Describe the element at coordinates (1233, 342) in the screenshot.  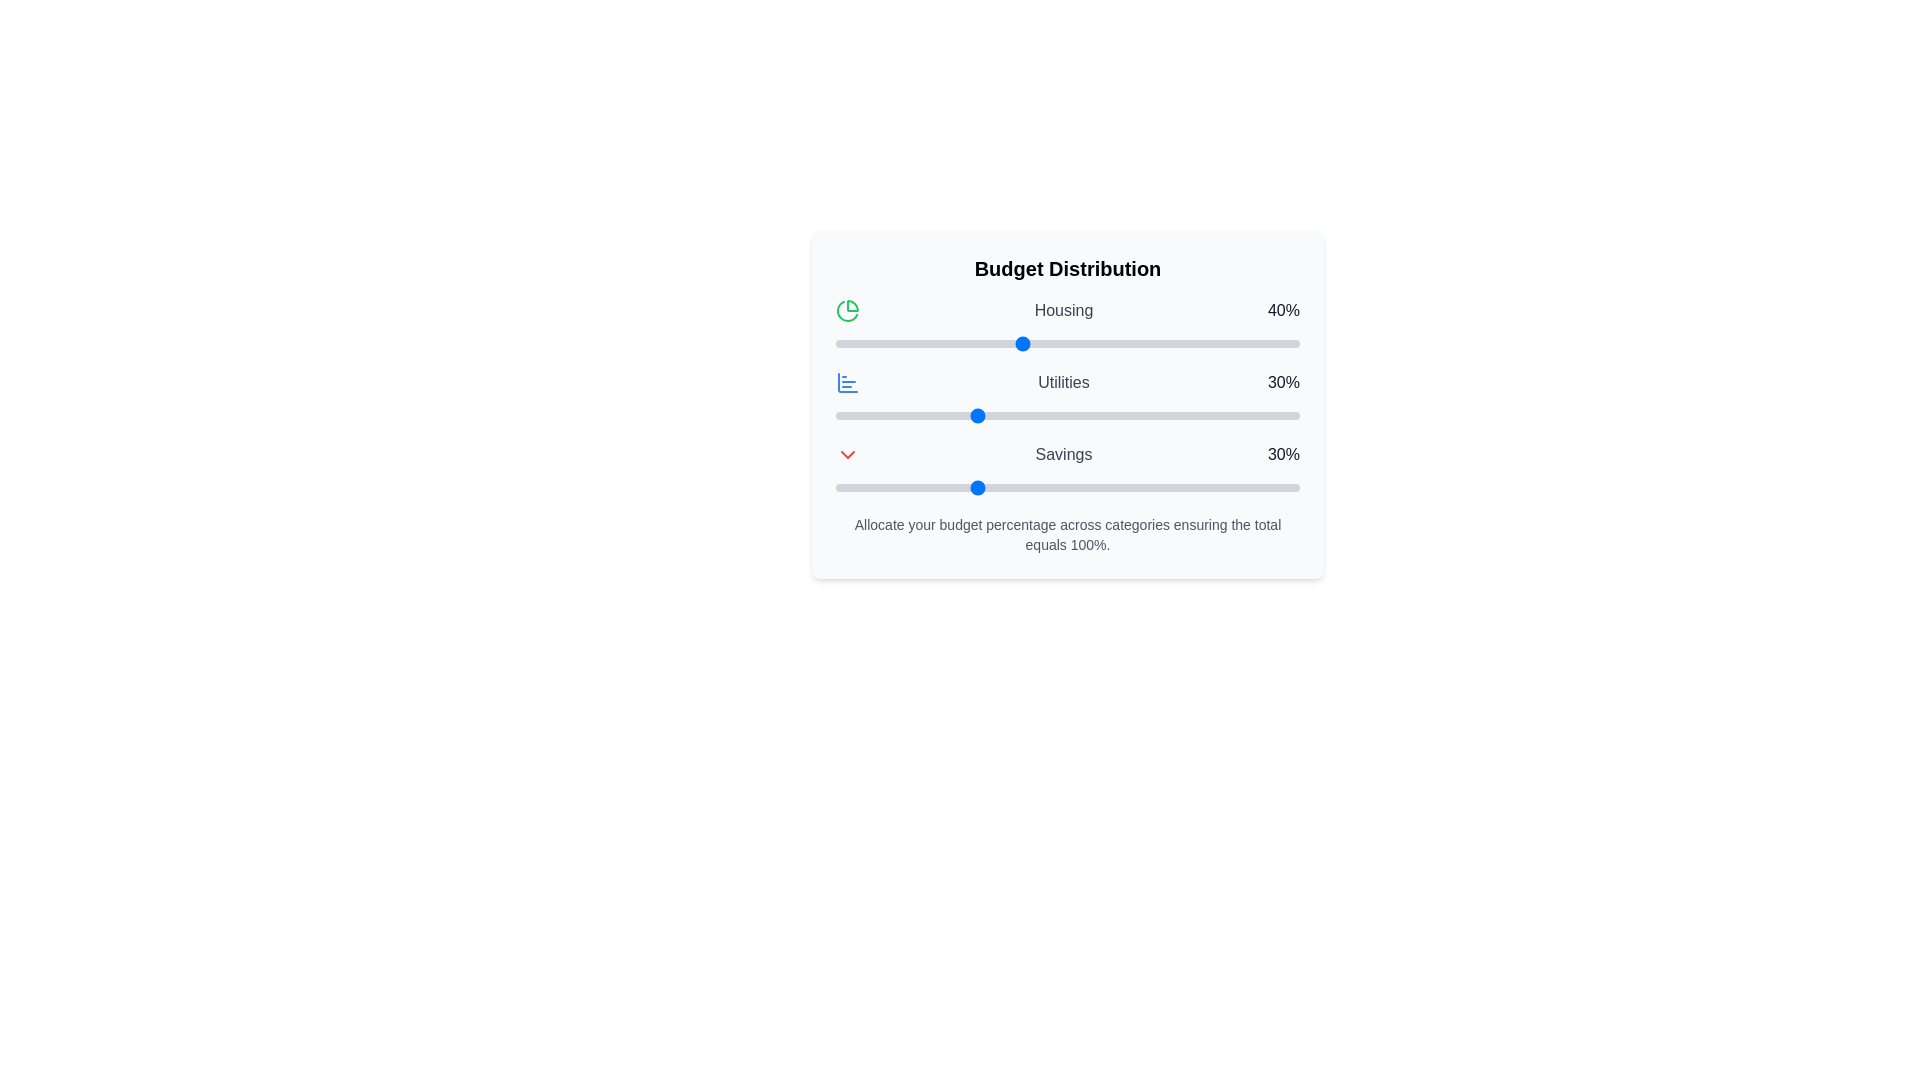
I see `housing budget` at that location.